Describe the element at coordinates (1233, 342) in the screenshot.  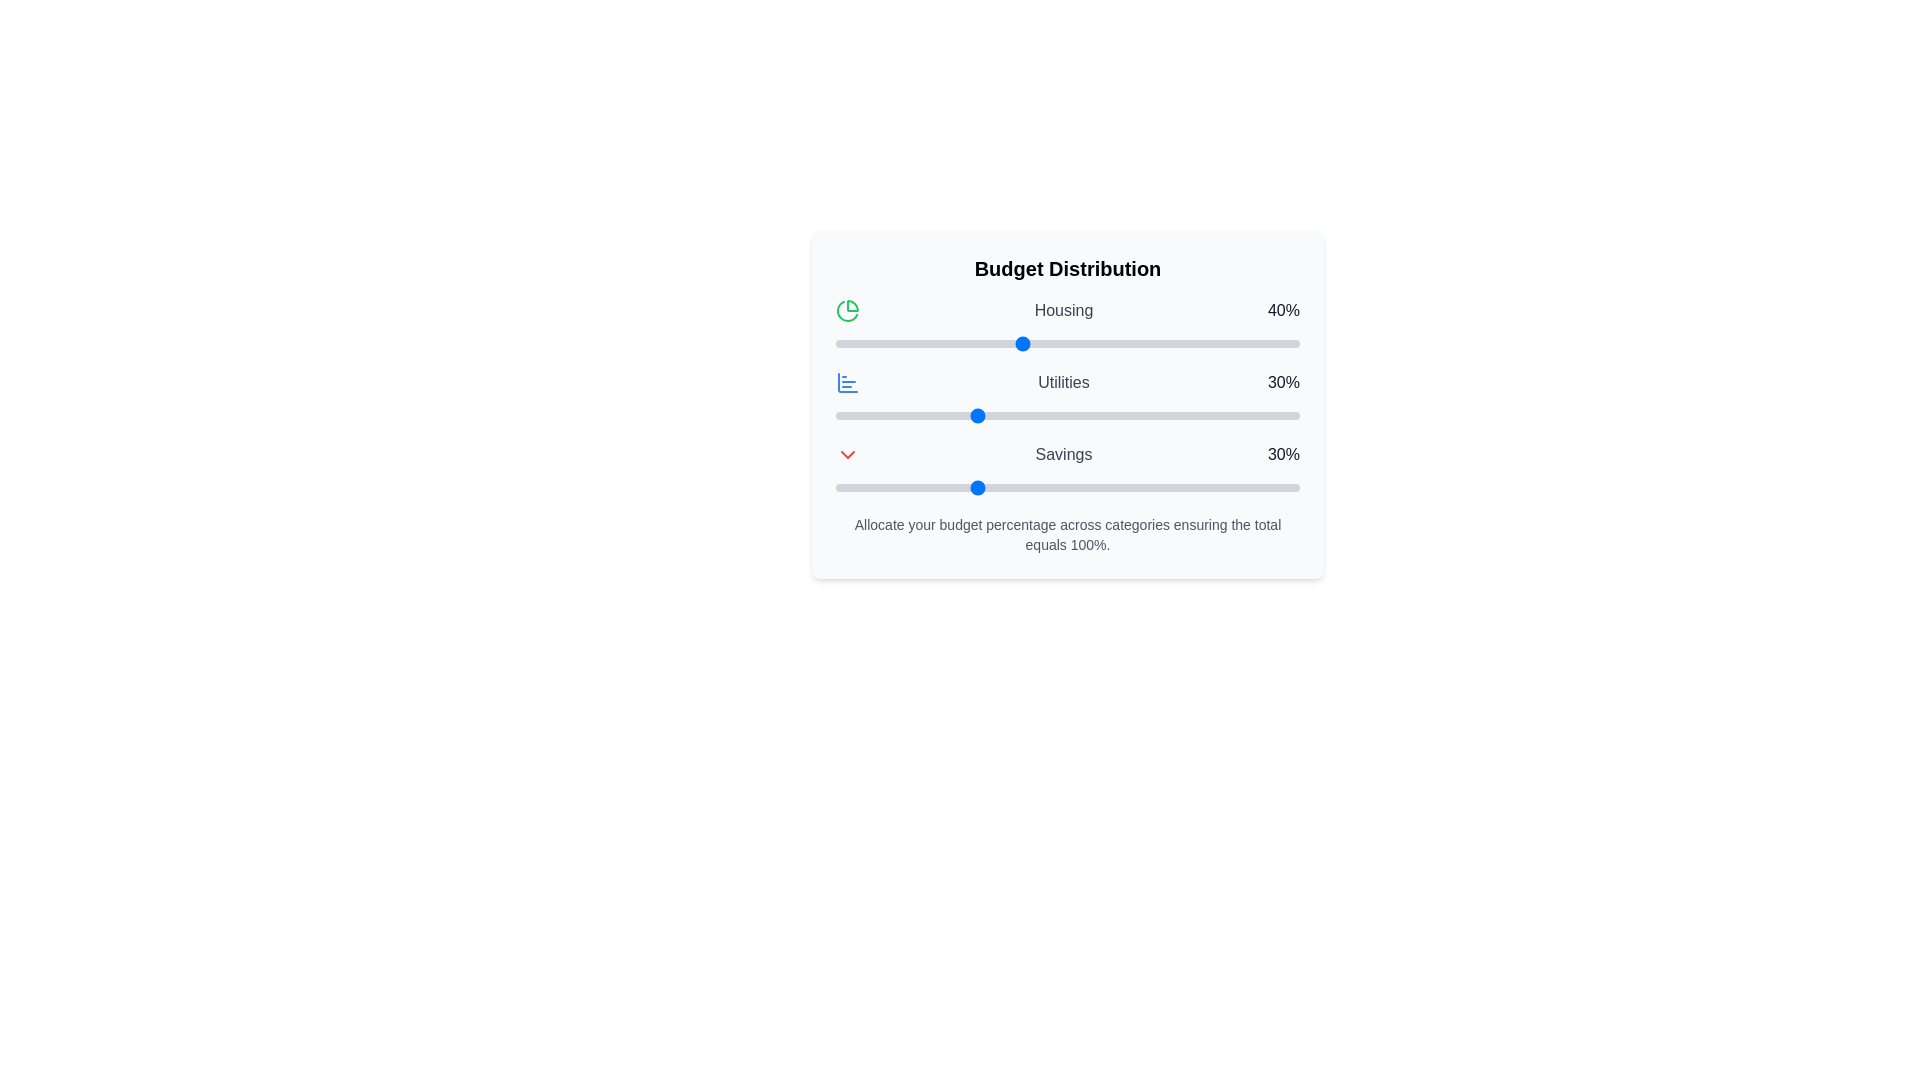
I see `housing budget` at that location.